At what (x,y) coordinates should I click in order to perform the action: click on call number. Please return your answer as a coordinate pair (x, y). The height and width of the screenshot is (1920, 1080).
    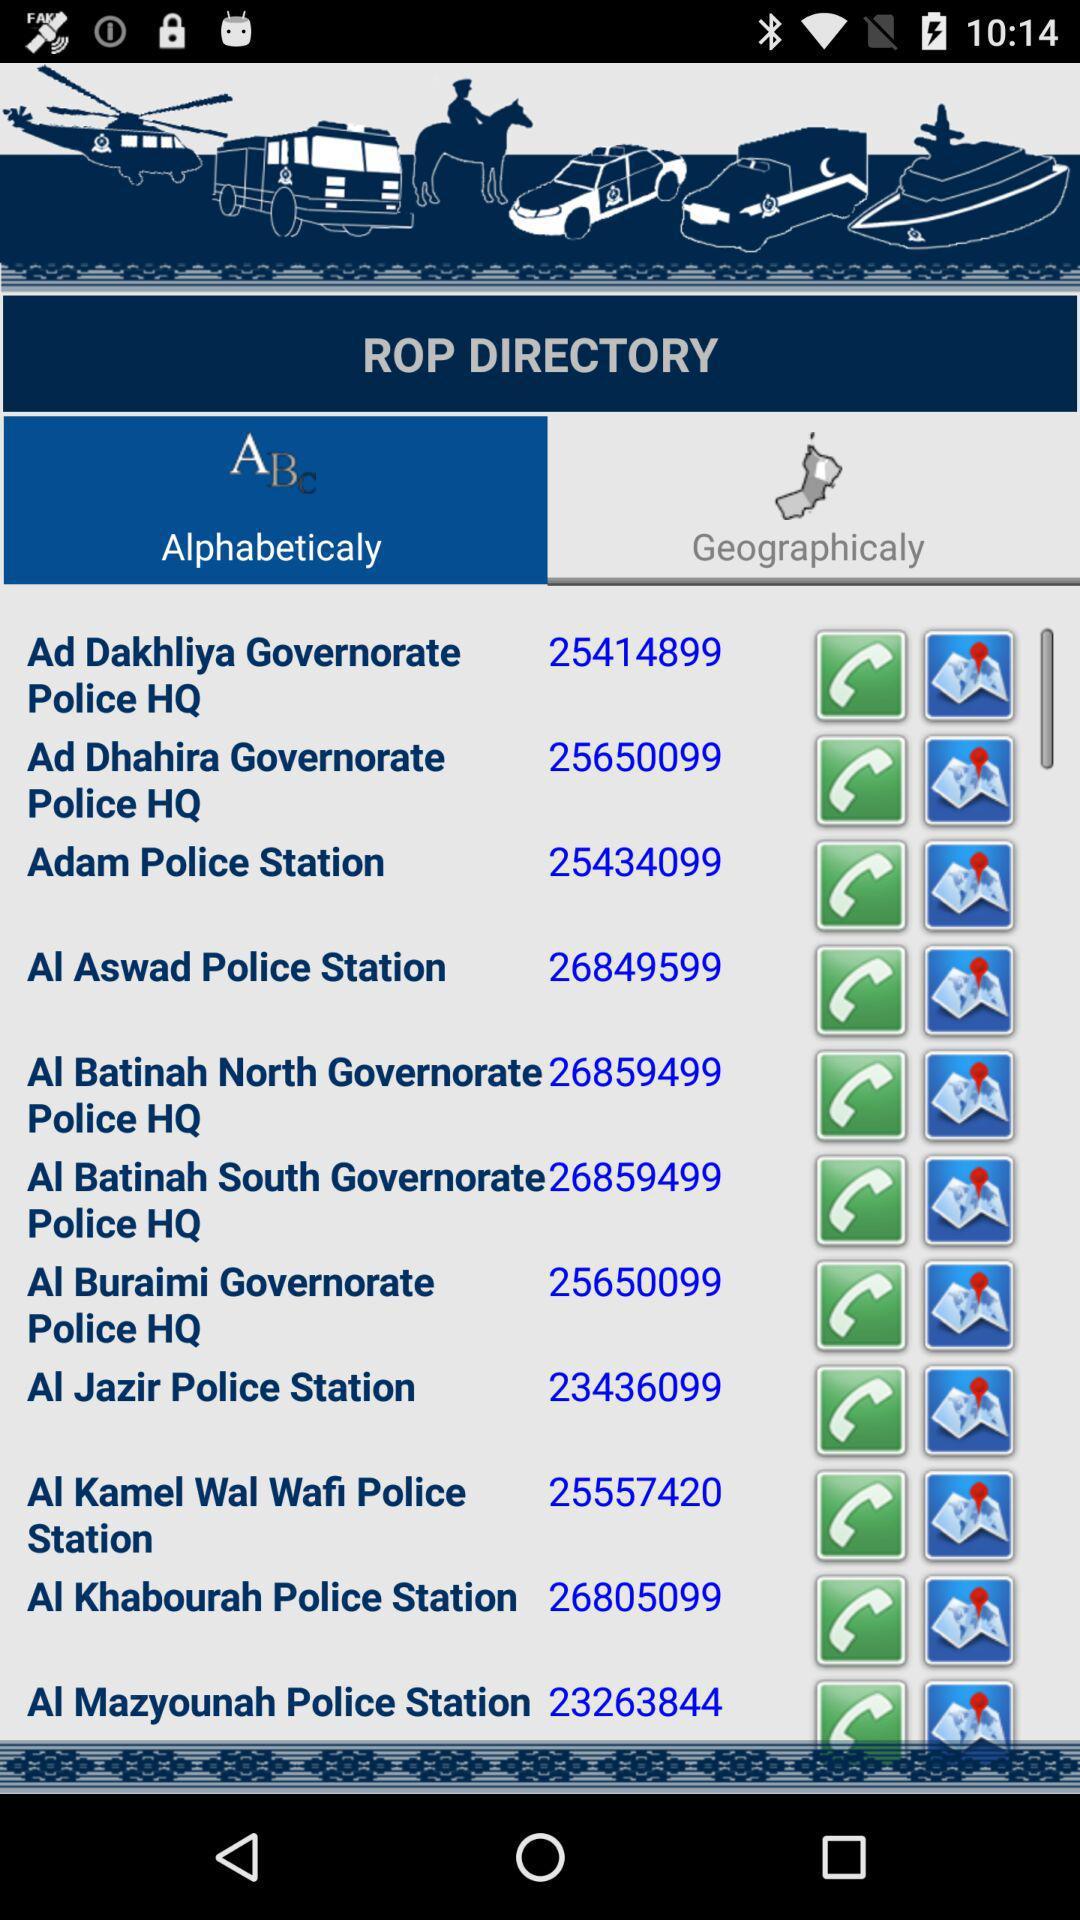
    Looking at the image, I should click on (859, 1621).